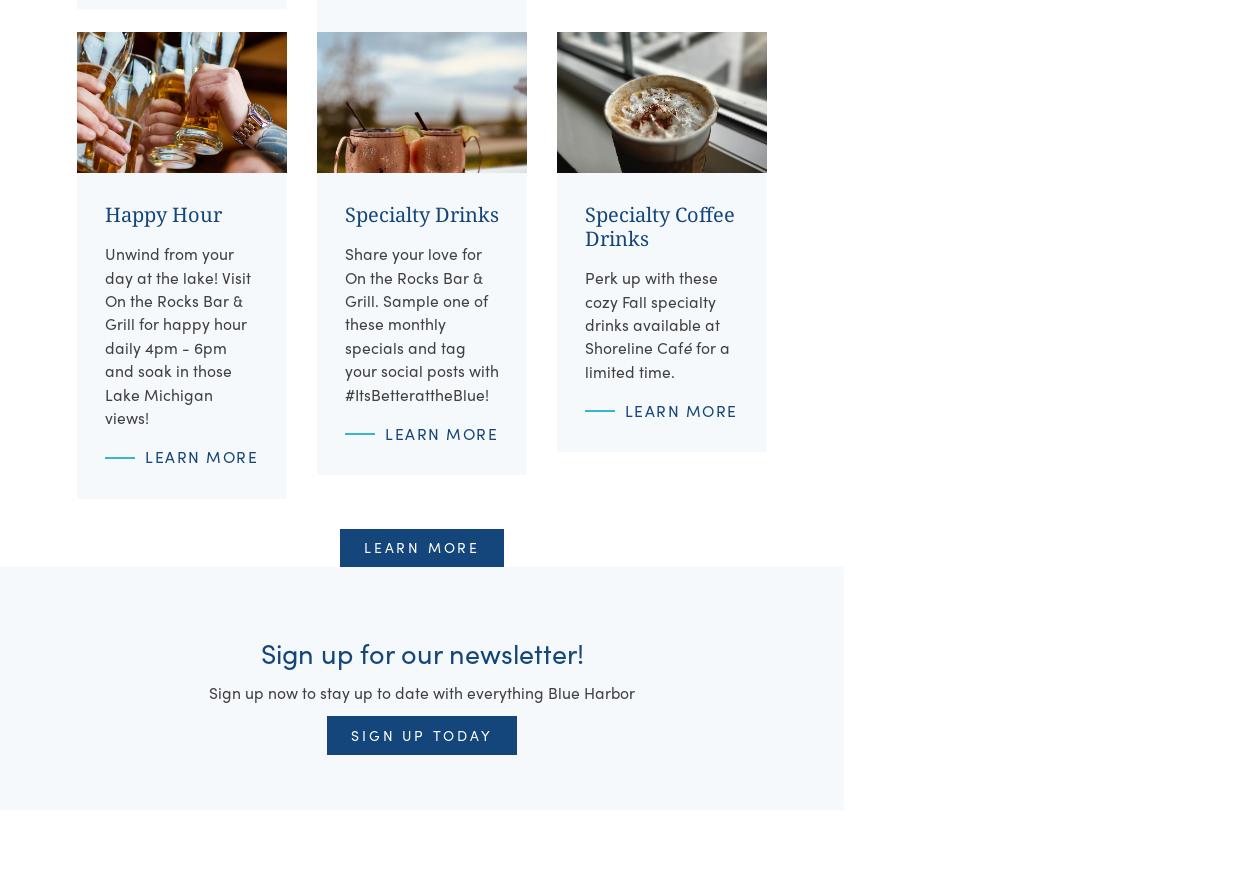 The image size is (1257, 875). I want to click on 'Share your love for On the Rocks Bar & Grill. Sample one of these monthly specials and tag your social posts with #ItsBetterattheBlue!', so click(421, 323).